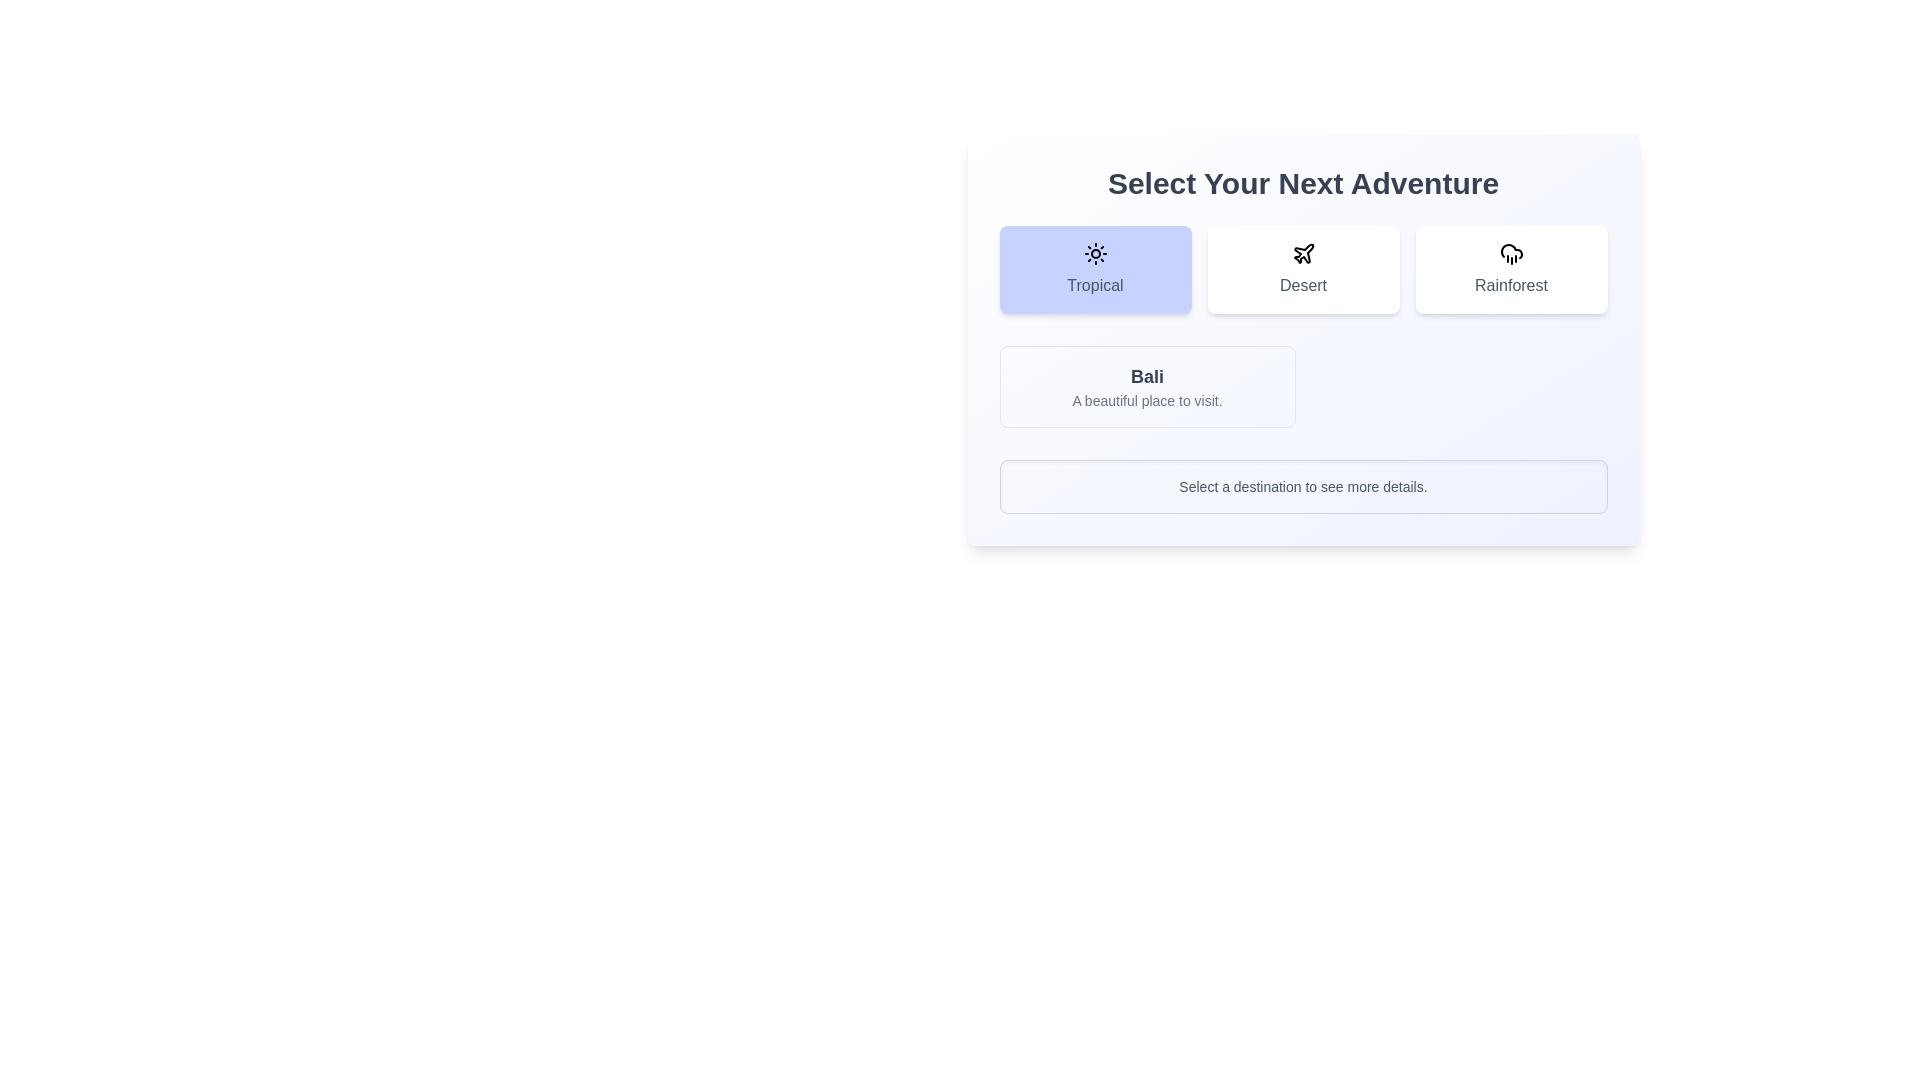  What do you see at coordinates (1094, 270) in the screenshot?
I see `the 'Tropical' button, the first button in a grid layout of three horizontally-aligned buttons` at bounding box center [1094, 270].